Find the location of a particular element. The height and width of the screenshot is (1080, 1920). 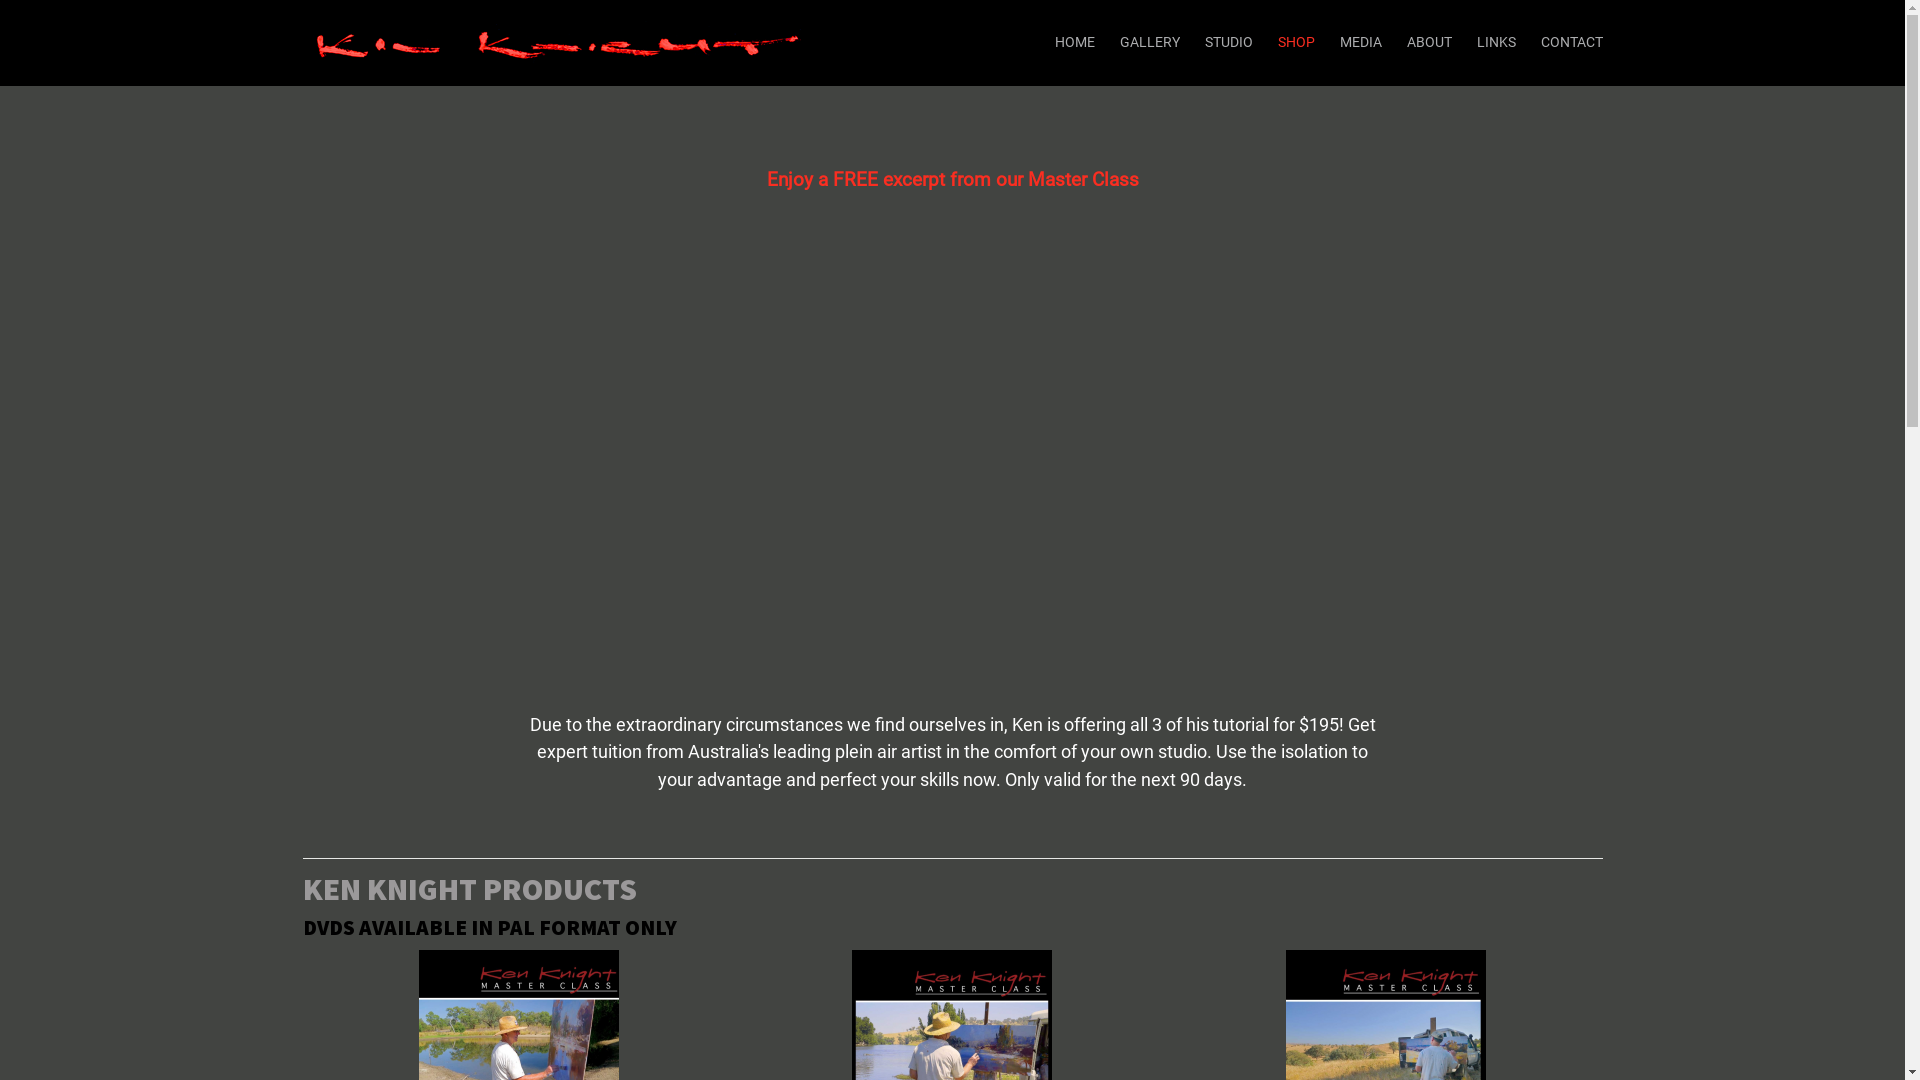

'CONTACT' is located at coordinates (1569, 42).